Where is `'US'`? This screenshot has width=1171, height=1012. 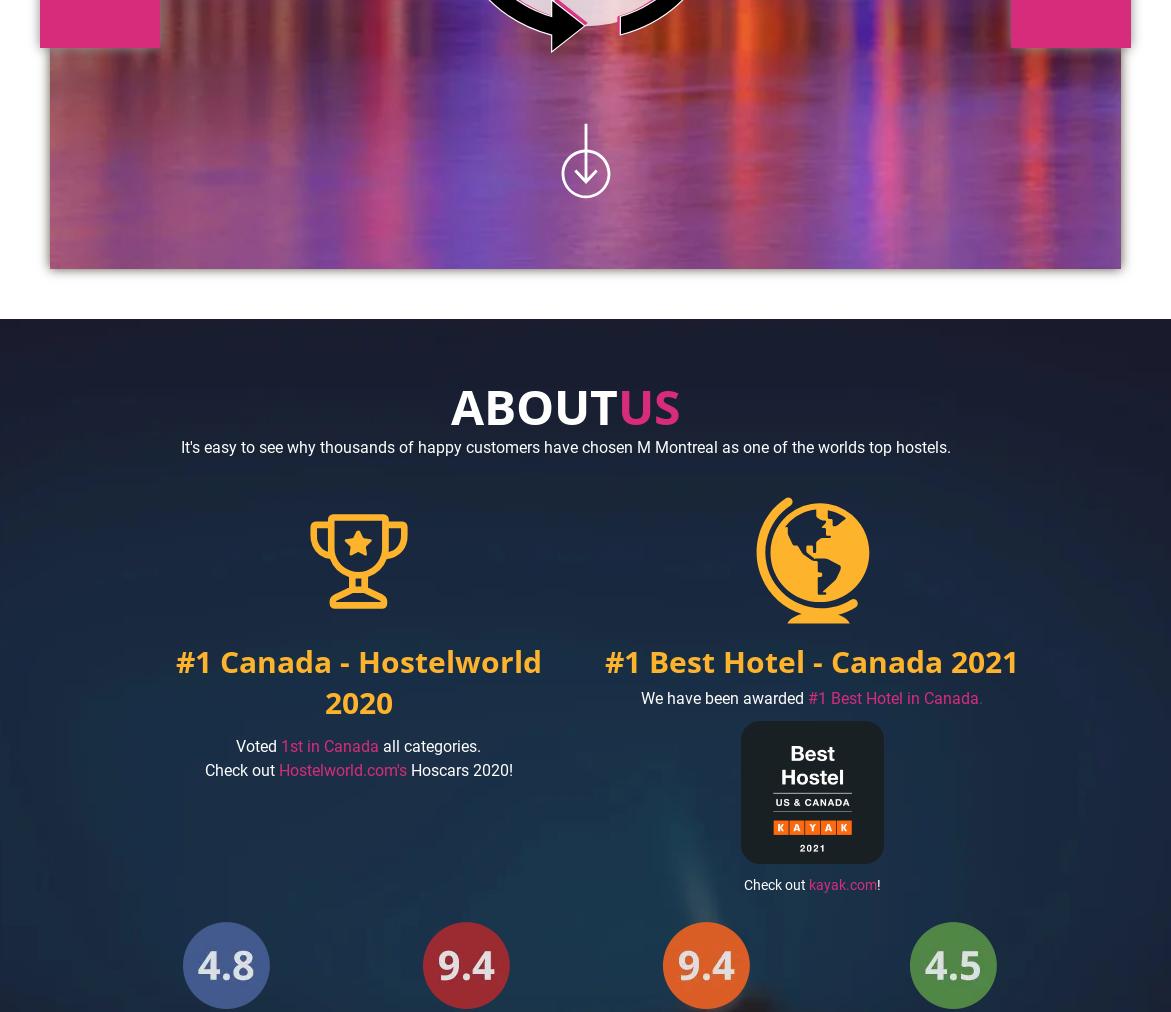
'US' is located at coordinates (617, 406).